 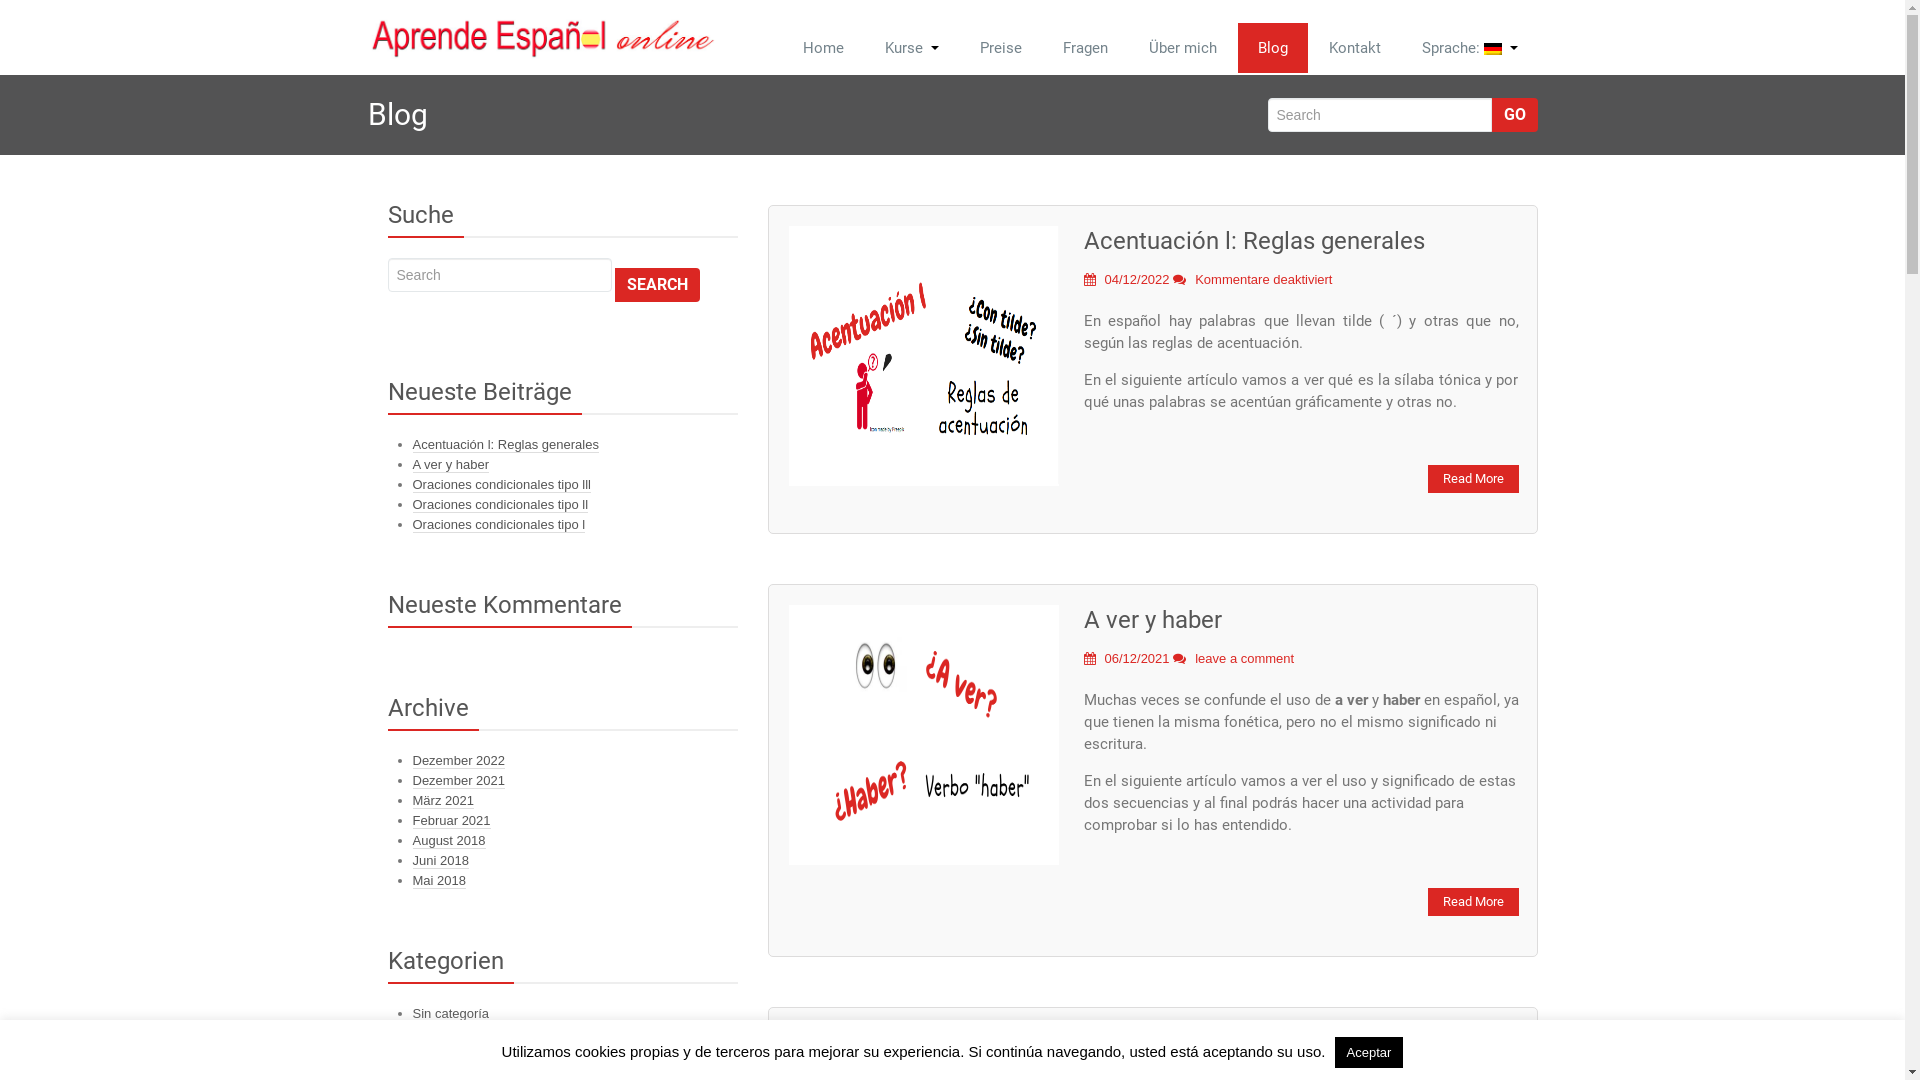 What do you see at coordinates (453, 1033) in the screenshot?
I see `'Uncategorized'` at bounding box center [453, 1033].